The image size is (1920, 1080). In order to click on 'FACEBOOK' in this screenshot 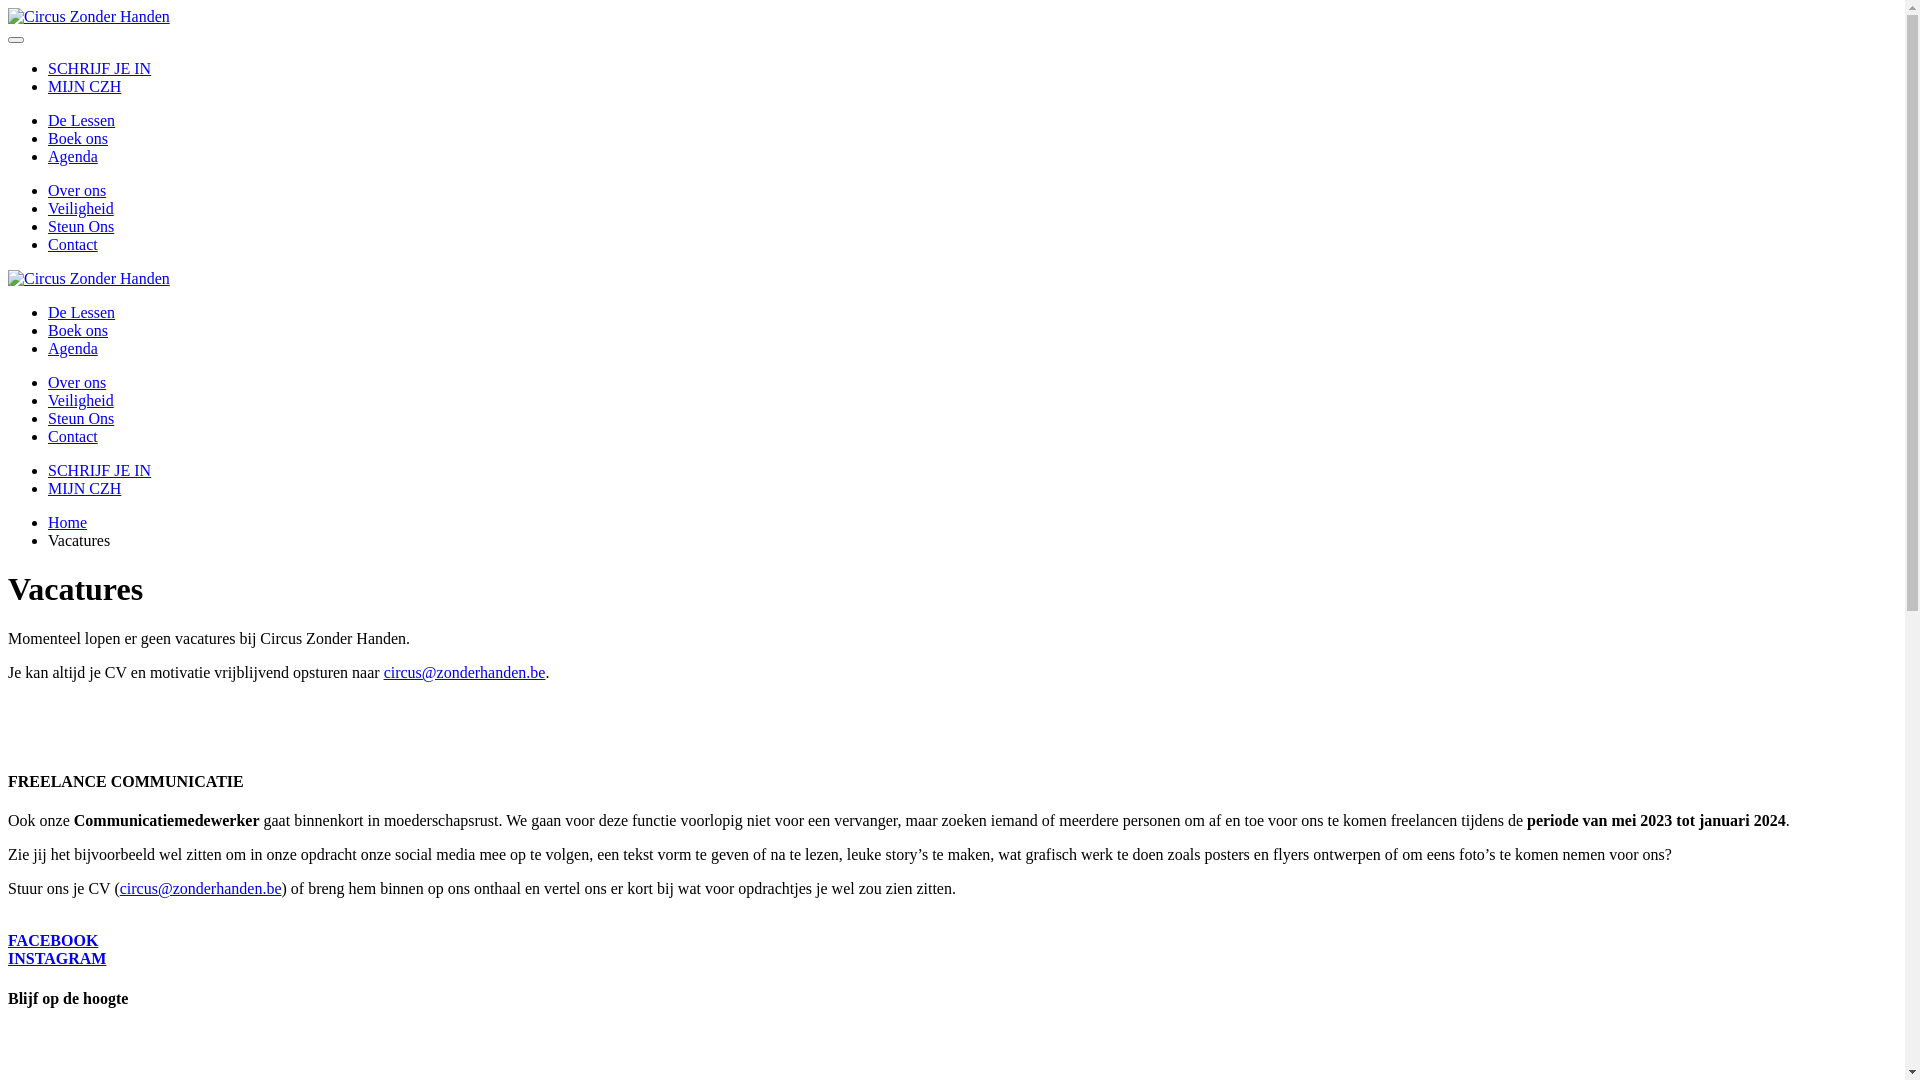, I will do `click(52, 940)`.